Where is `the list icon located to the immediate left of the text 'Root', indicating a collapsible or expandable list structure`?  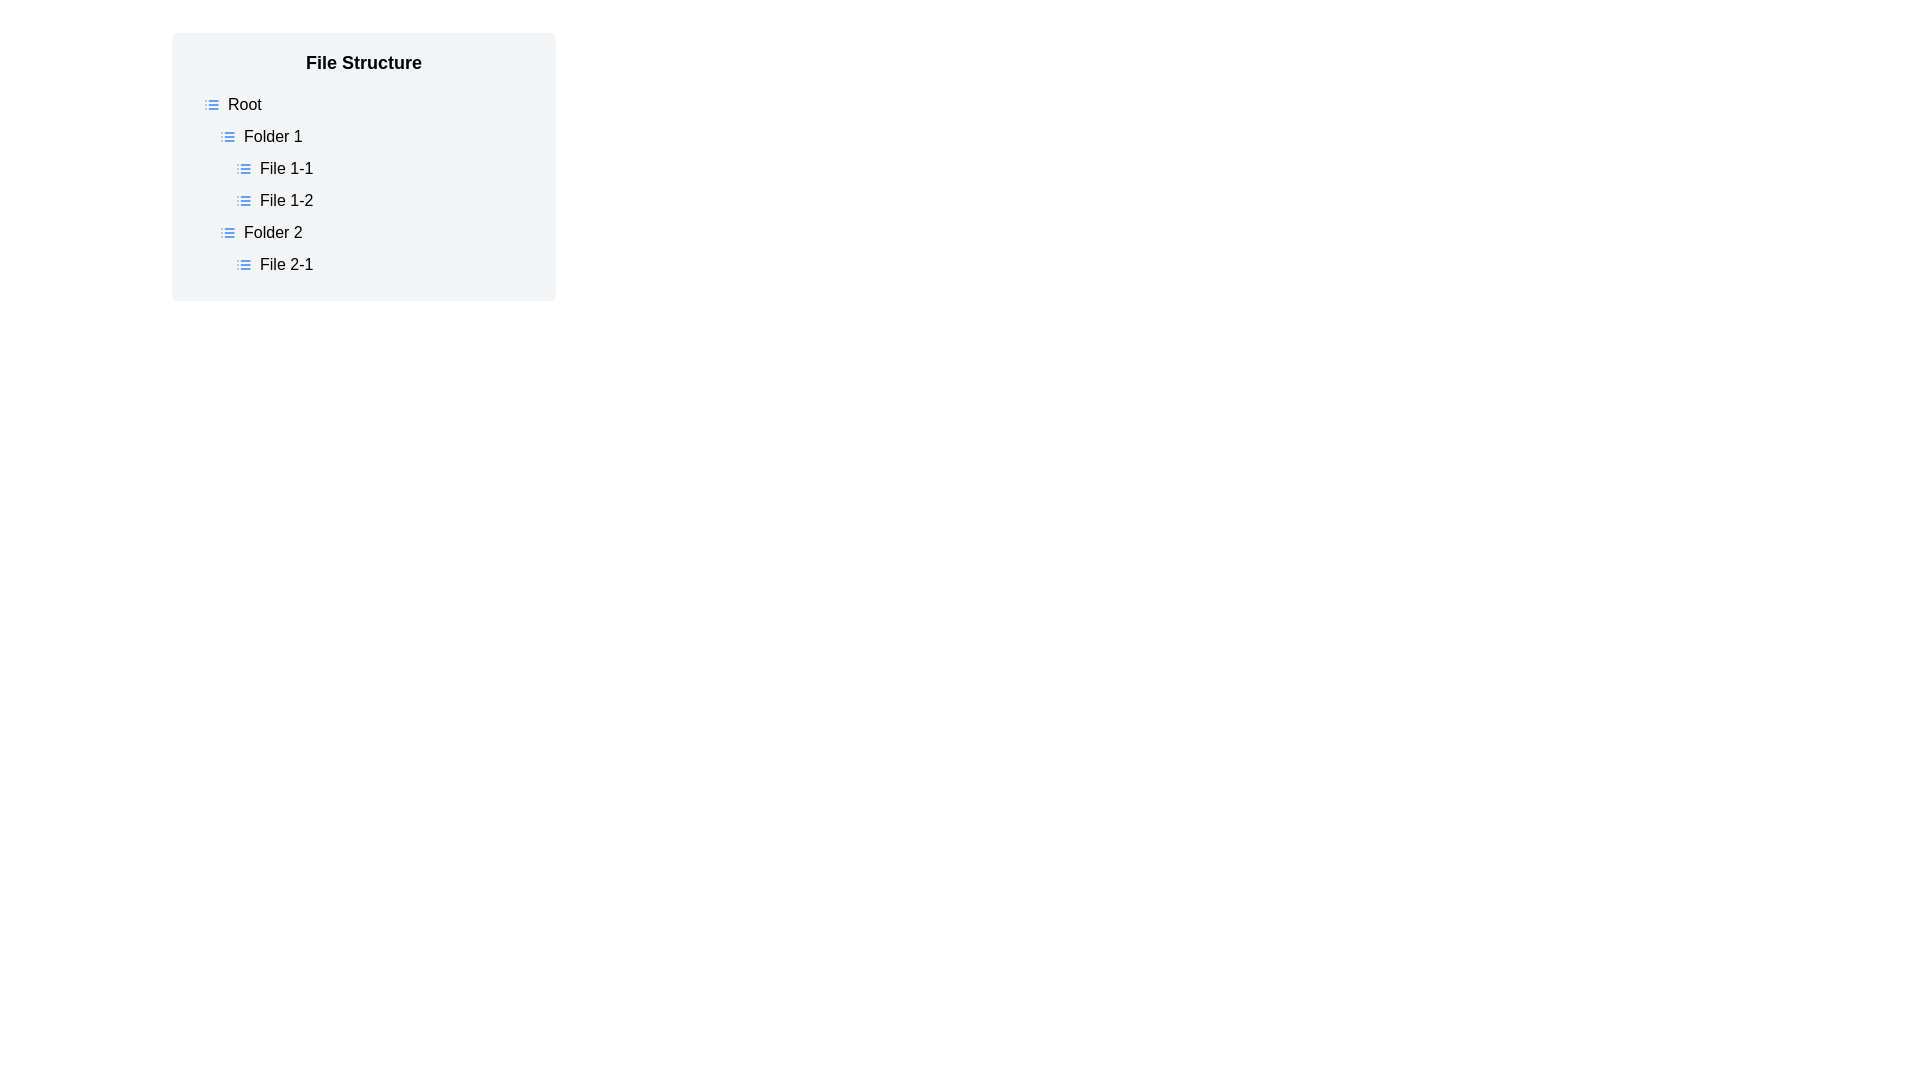
the list icon located to the immediate left of the text 'Root', indicating a collapsible or expandable list structure is located at coordinates (211, 104).